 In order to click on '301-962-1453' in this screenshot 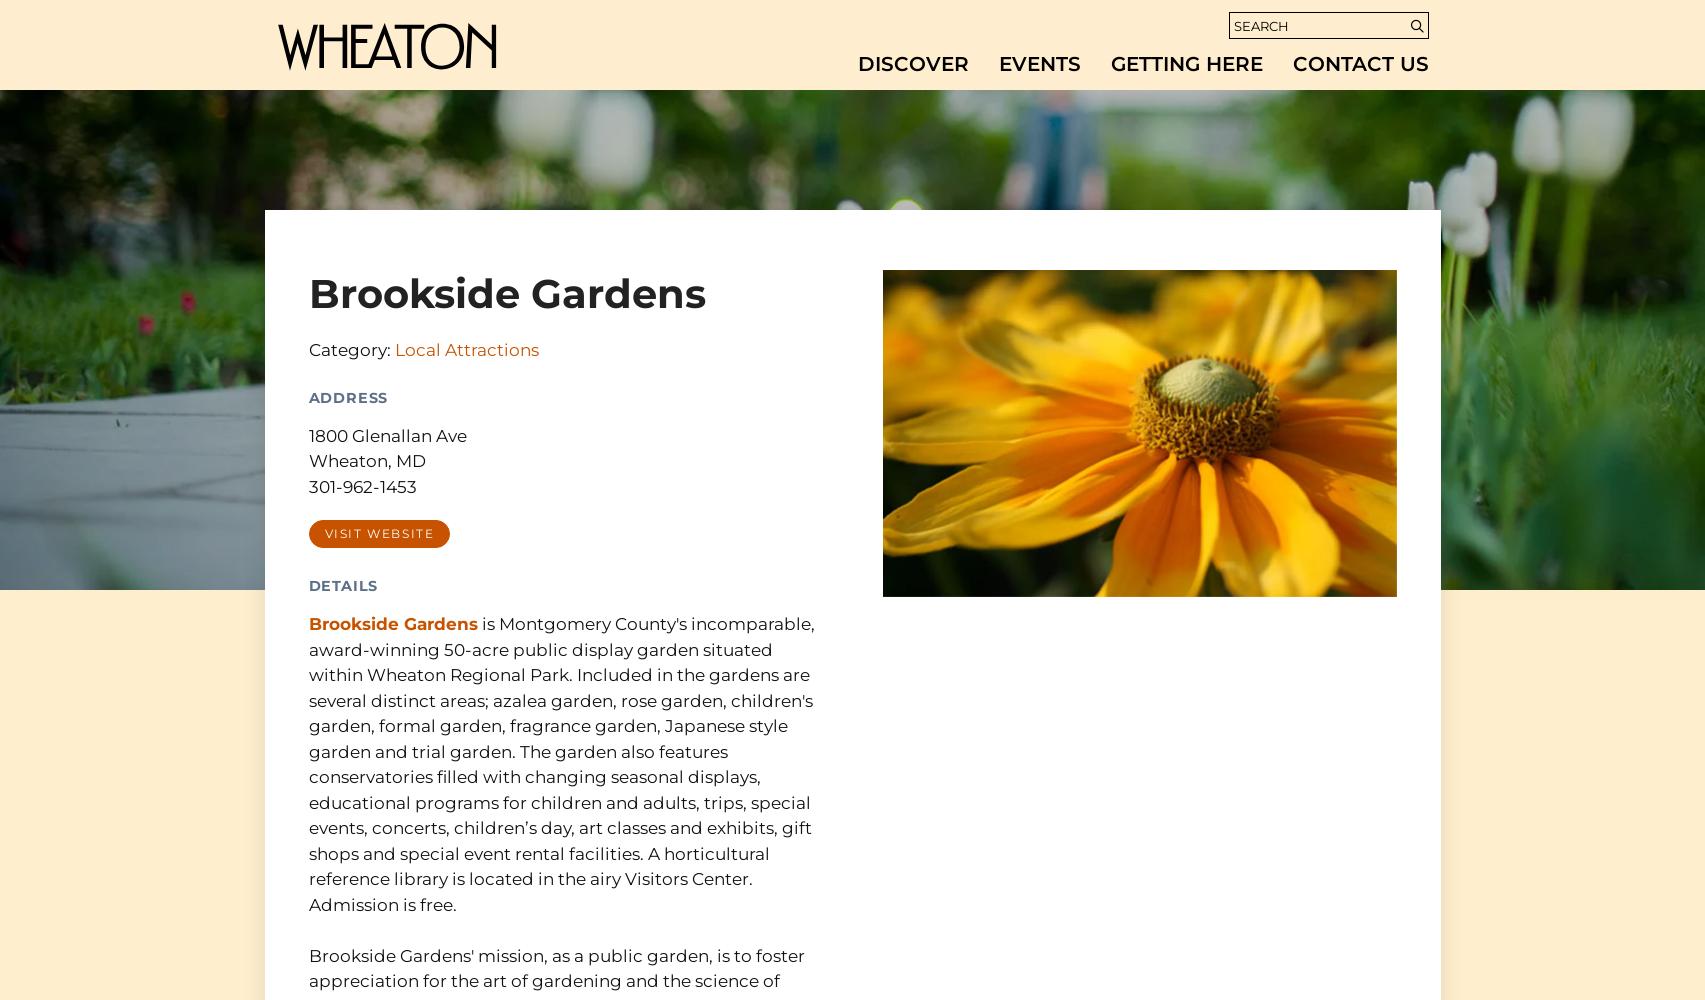, I will do `click(306, 485)`.